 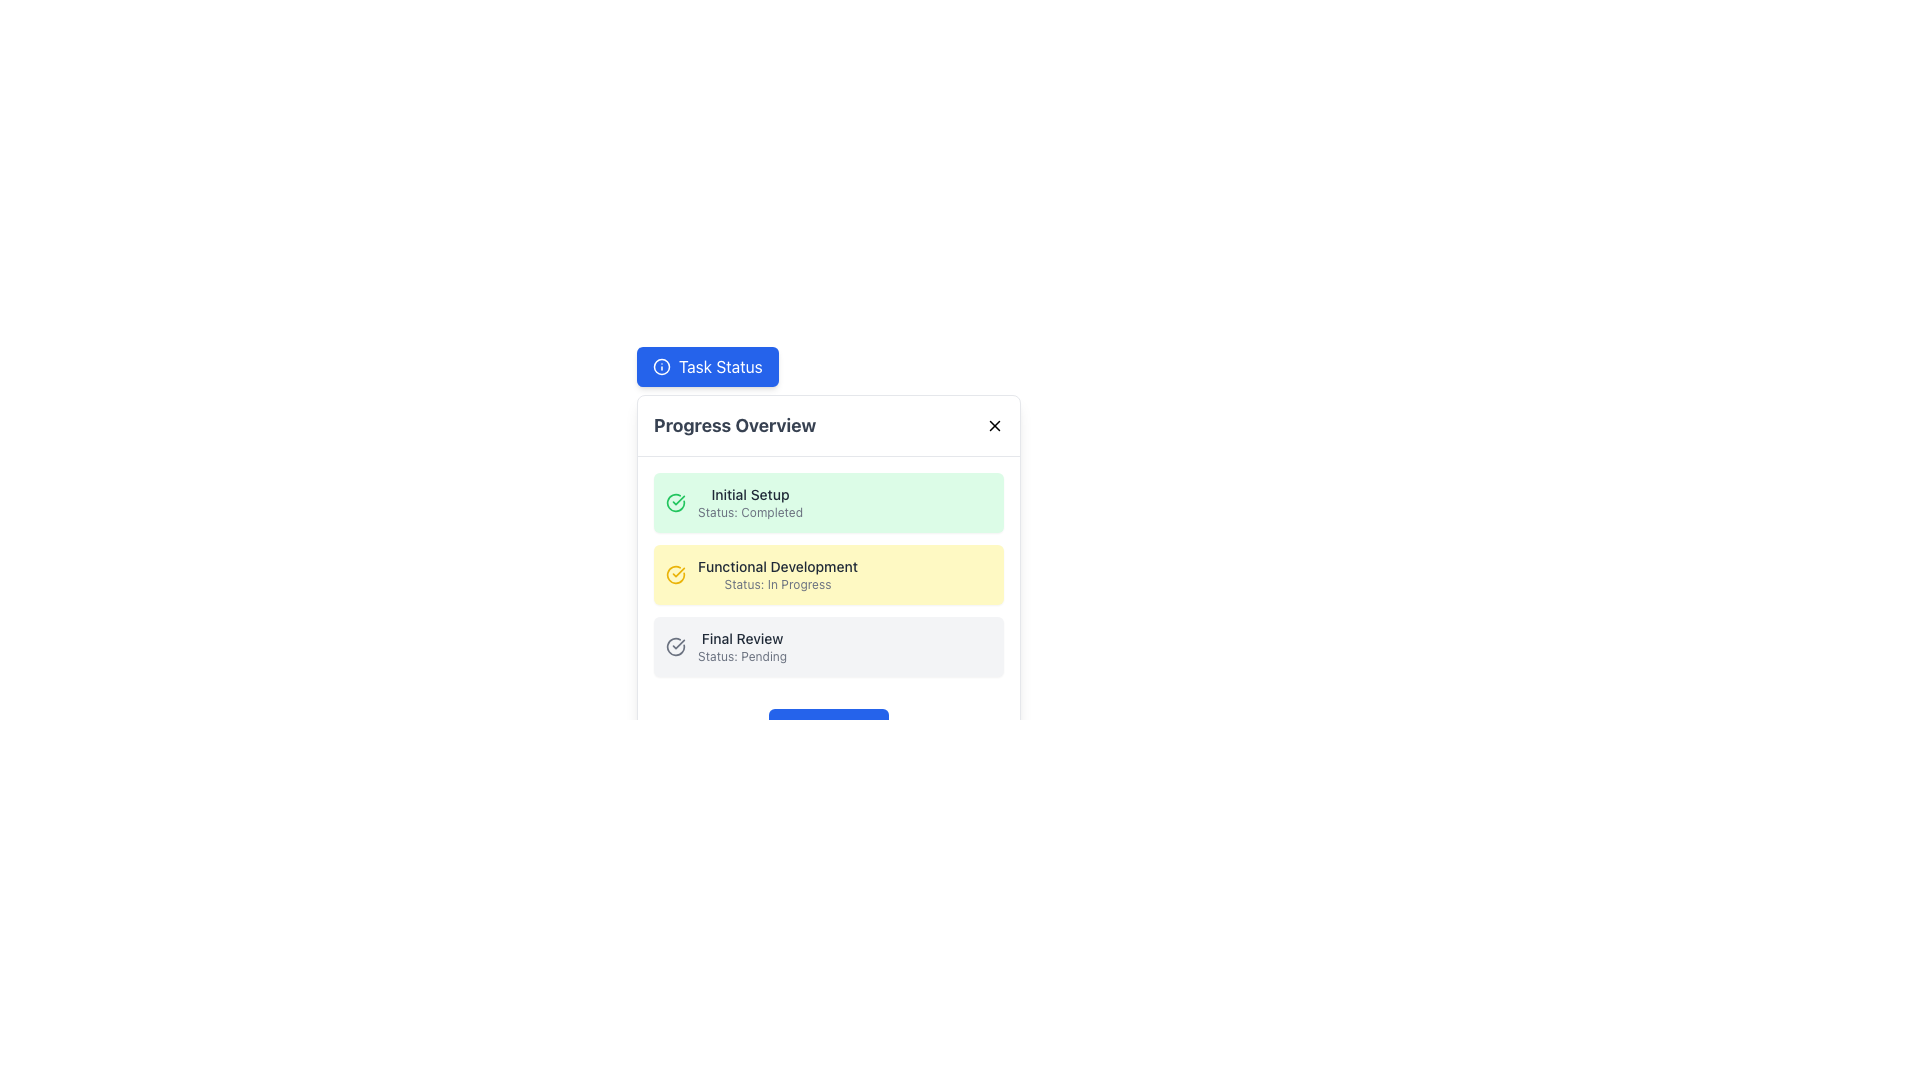 What do you see at coordinates (662, 366) in the screenshot?
I see `the icon located inside the 'Task Status' button, which is positioned at the top-left quadrant of the interface` at bounding box center [662, 366].